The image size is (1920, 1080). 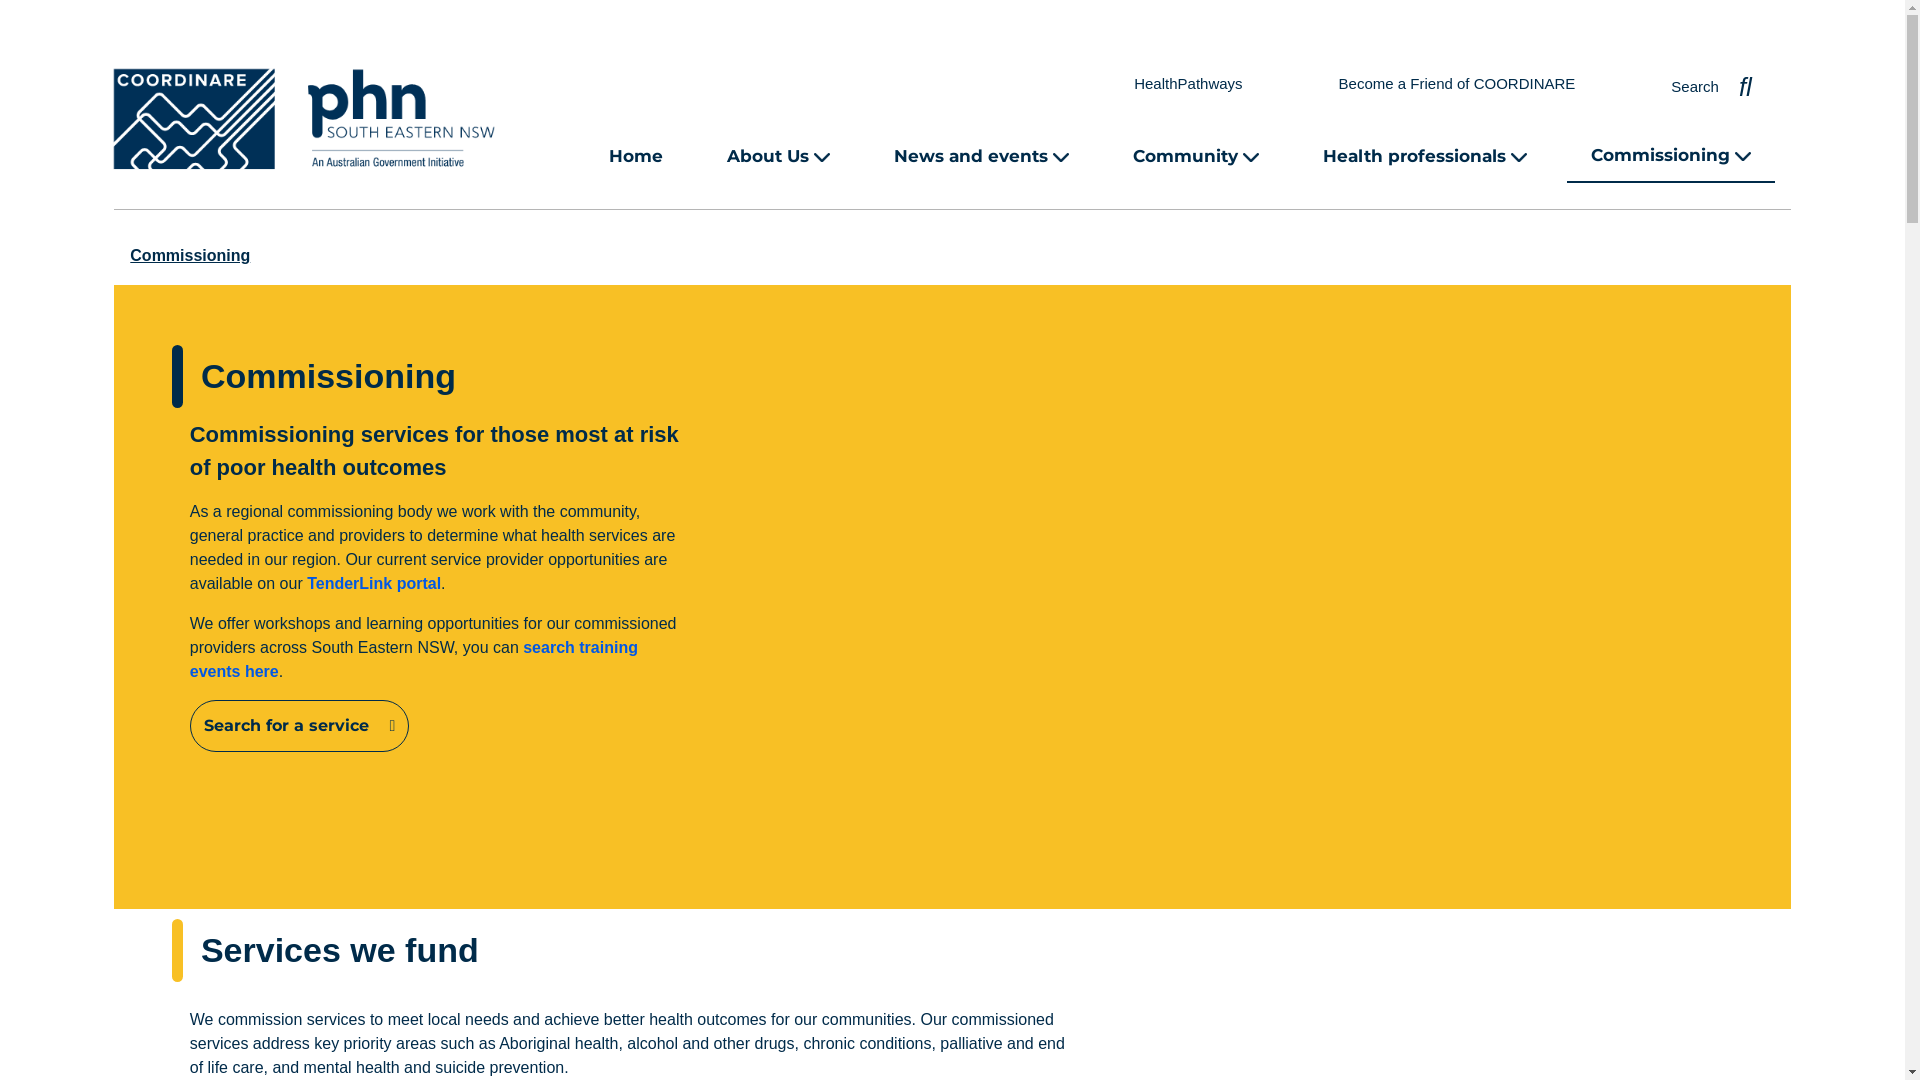 What do you see at coordinates (1710, 82) in the screenshot?
I see `'Search'` at bounding box center [1710, 82].